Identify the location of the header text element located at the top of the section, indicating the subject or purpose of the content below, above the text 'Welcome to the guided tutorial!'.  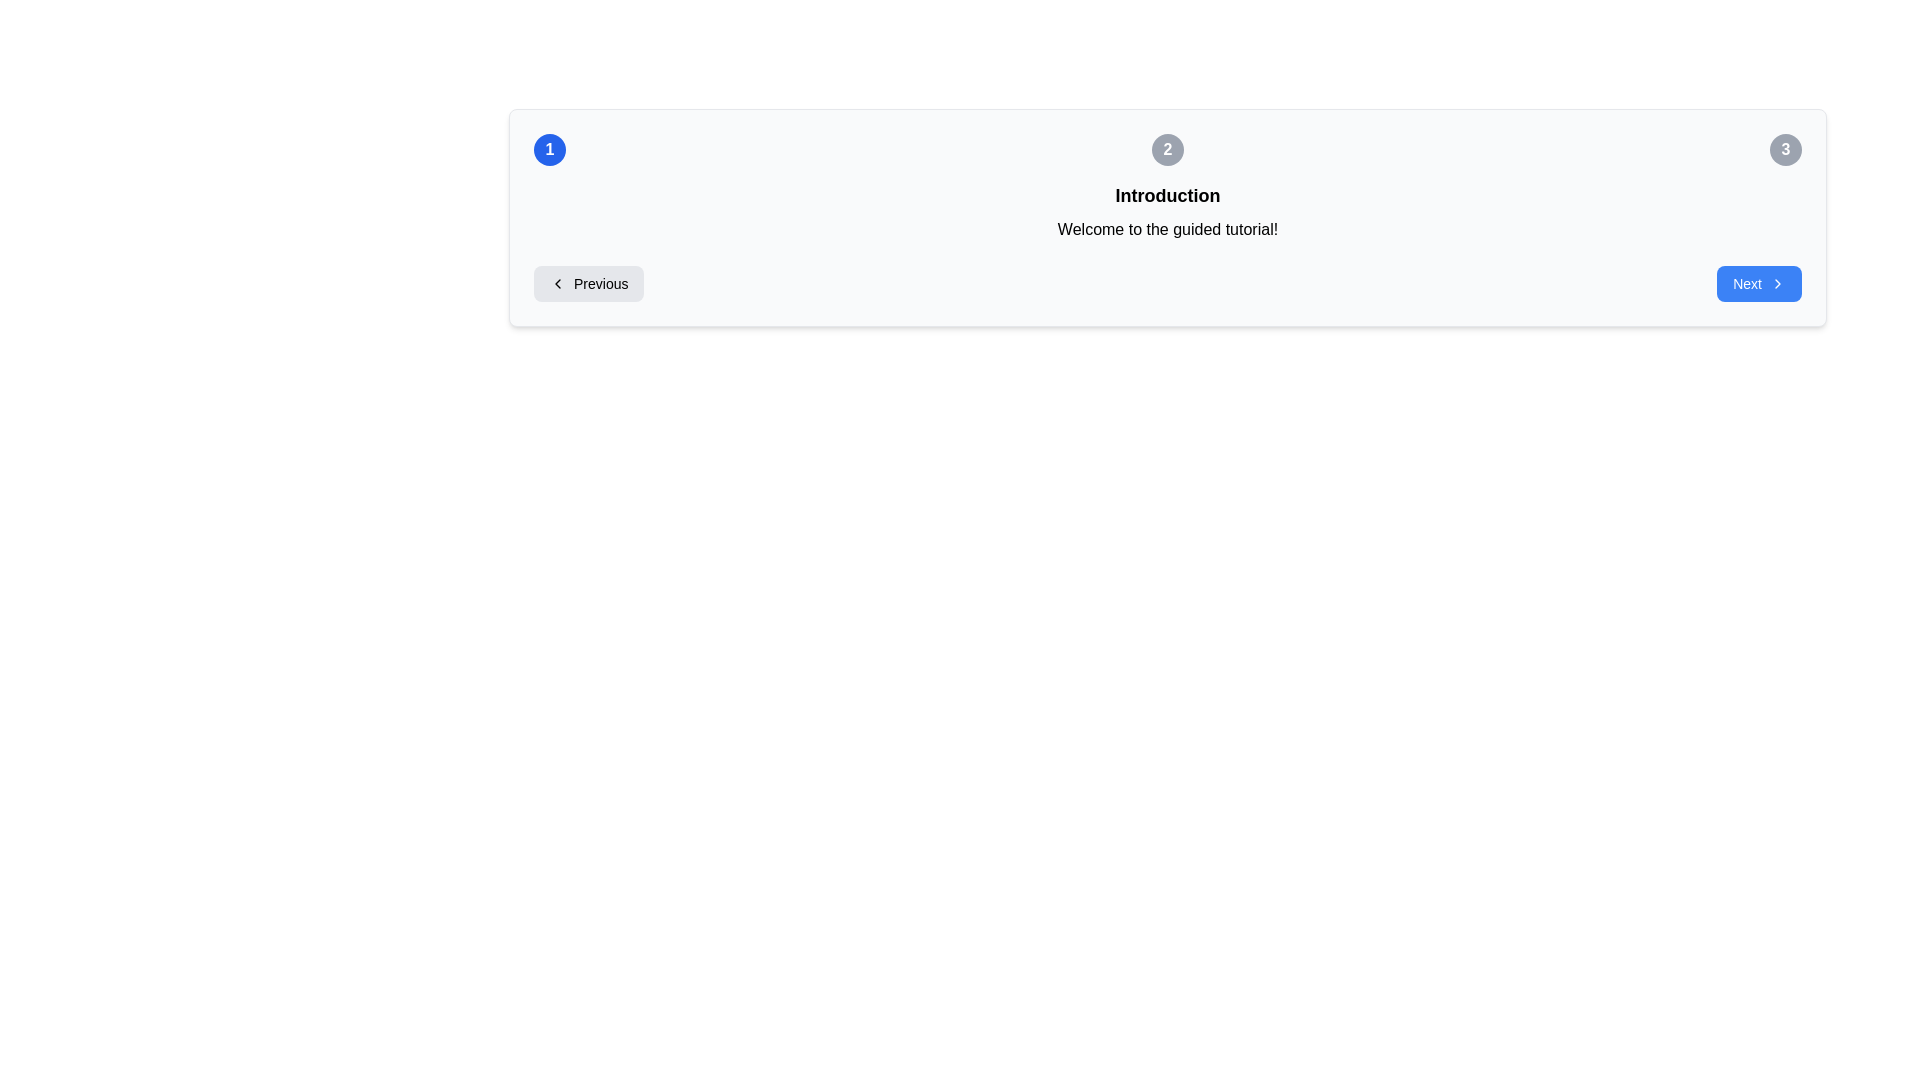
(1167, 196).